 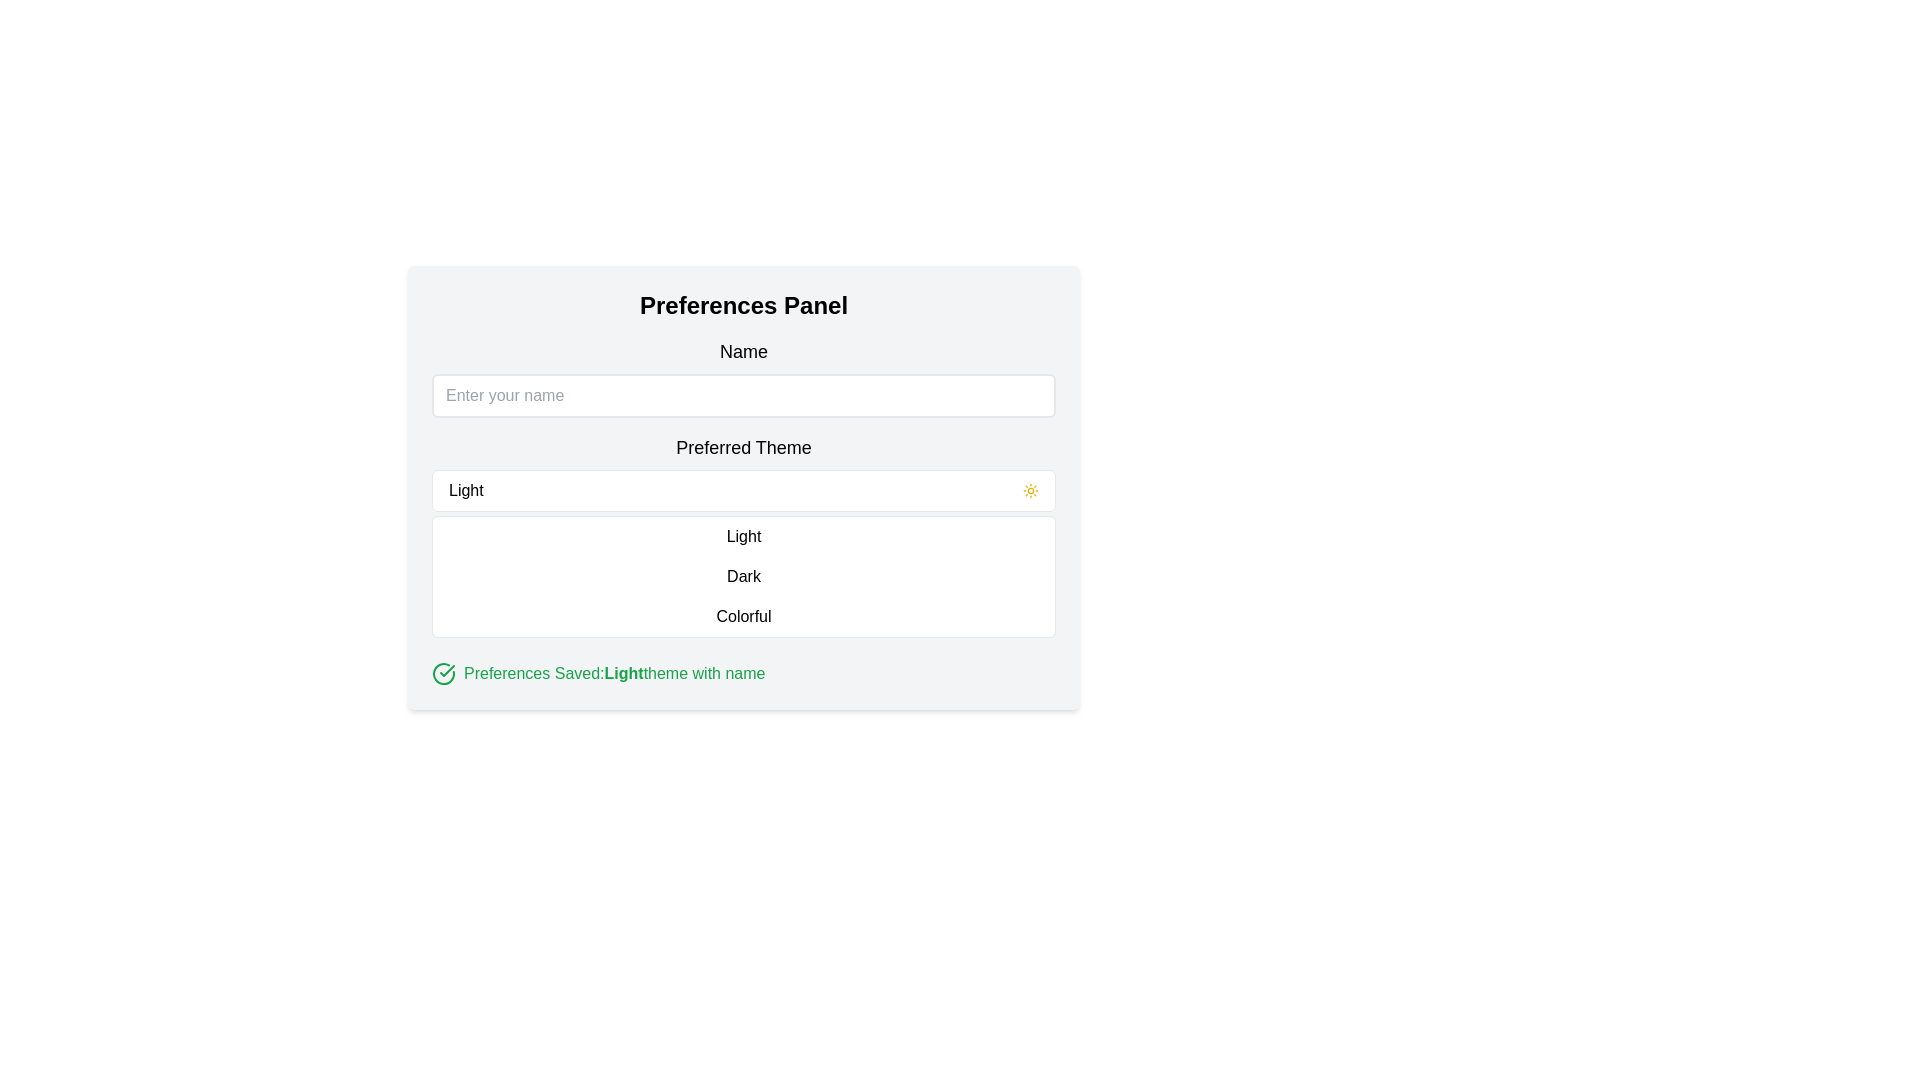 I want to click on the second option in the selectable list, so click(x=743, y=577).